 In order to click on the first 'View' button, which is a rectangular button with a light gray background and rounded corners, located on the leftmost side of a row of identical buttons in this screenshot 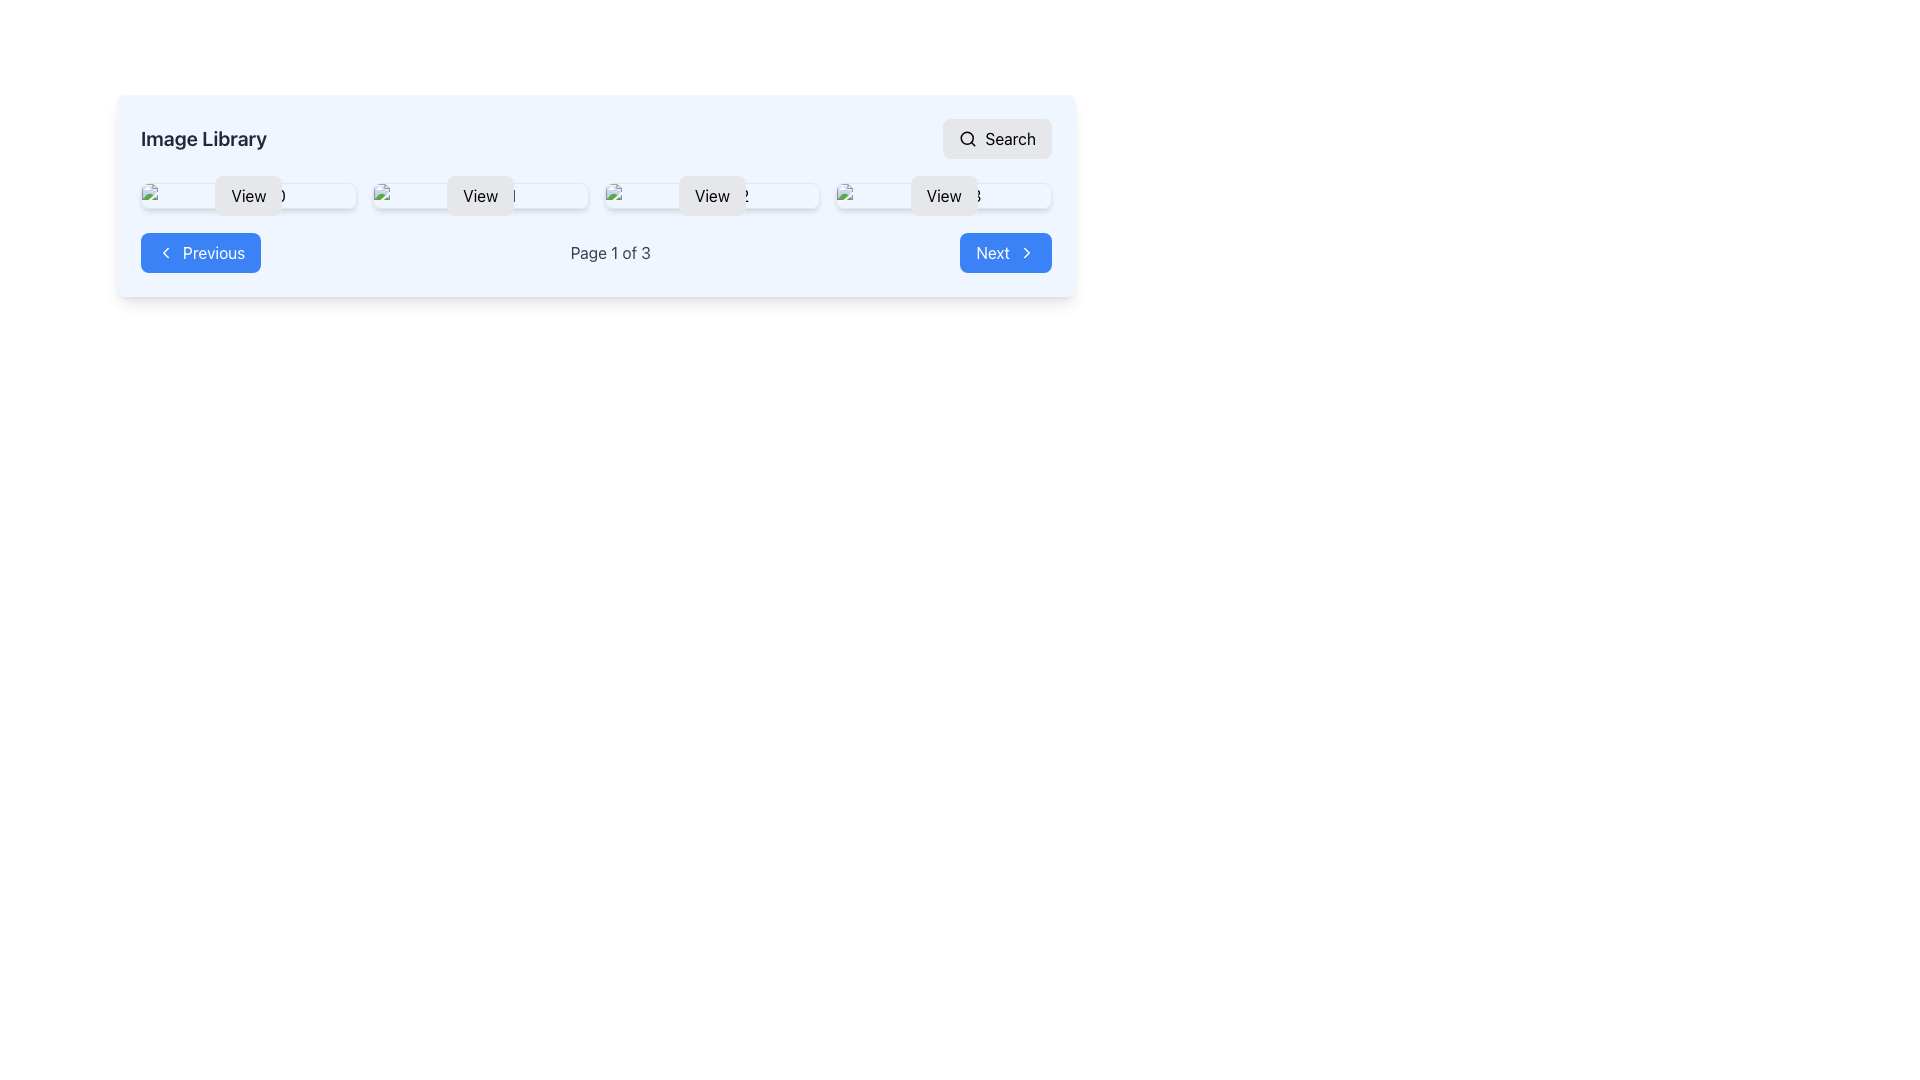, I will do `click(247, 196)`.